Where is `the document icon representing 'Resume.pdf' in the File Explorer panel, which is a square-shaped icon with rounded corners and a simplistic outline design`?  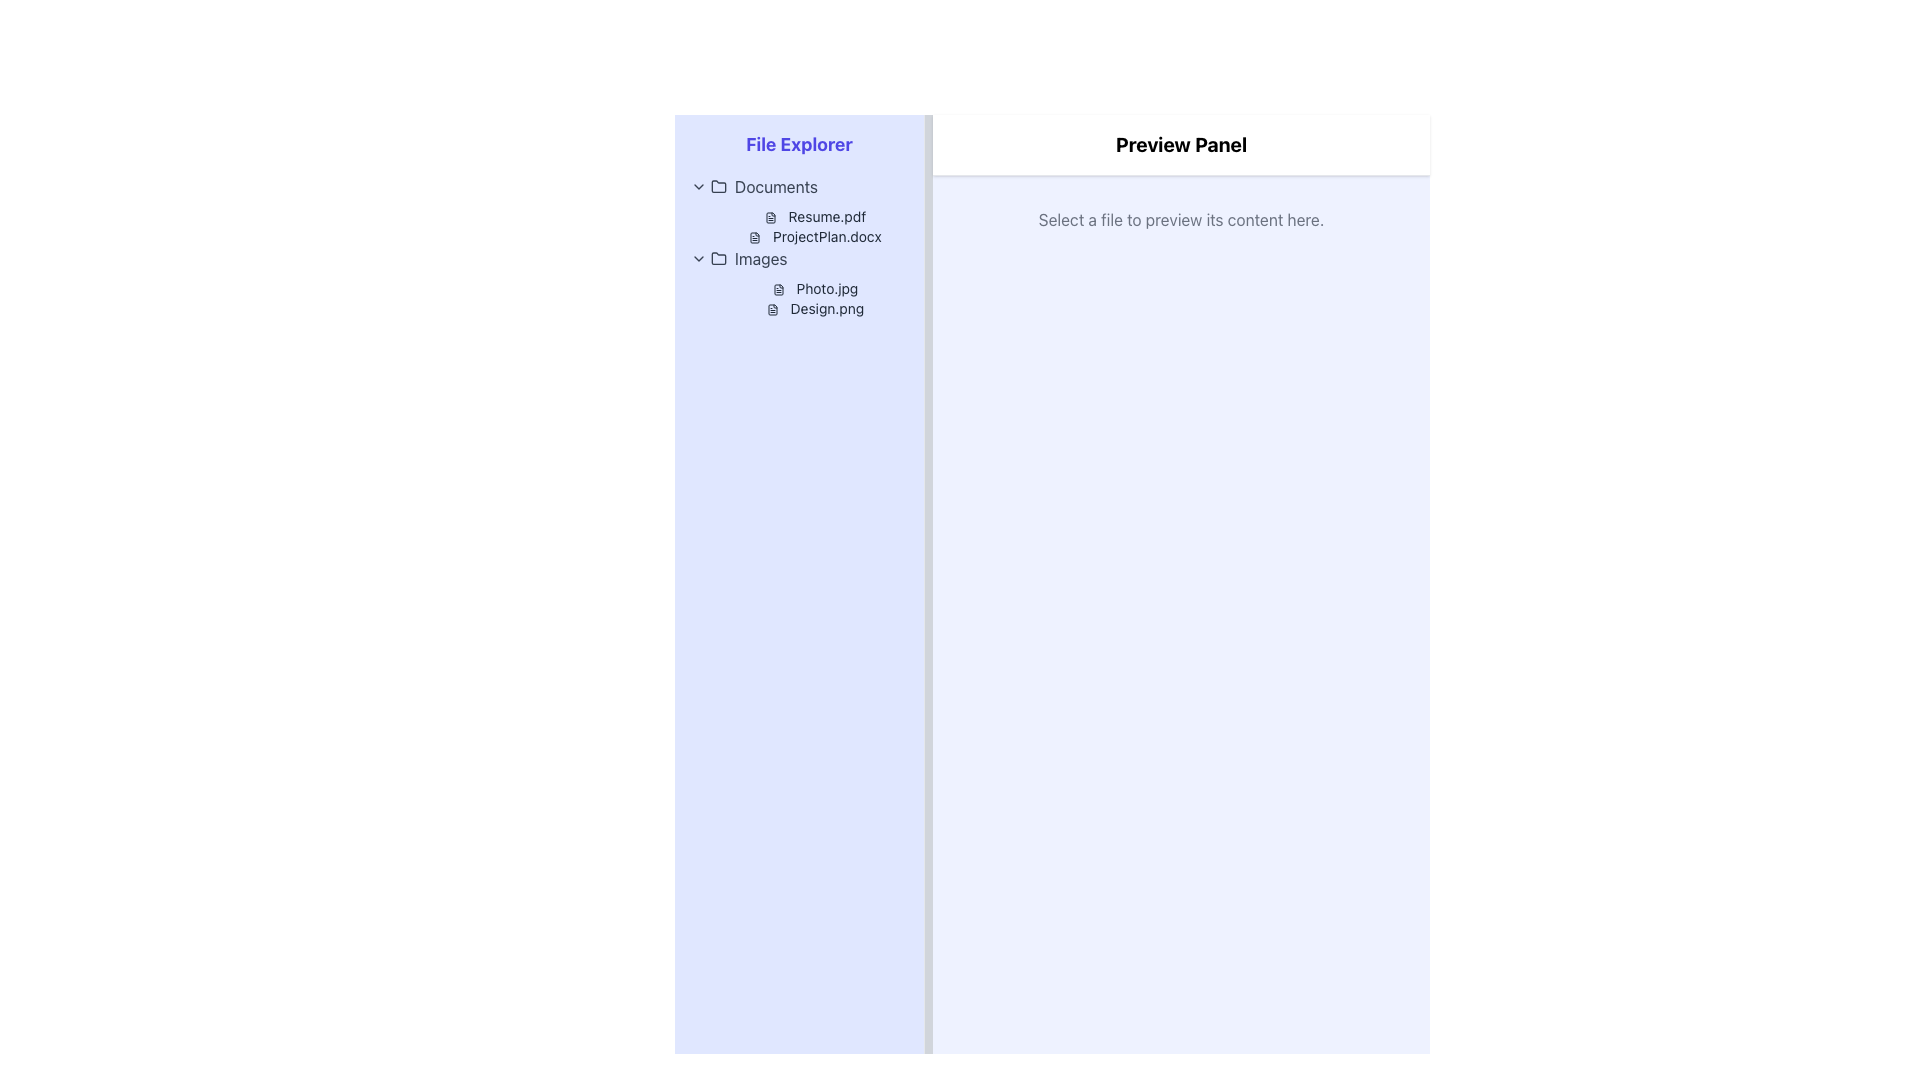 the document icon representing 'Resume.pdf' in the File Explorer panel, which is a square-shaped icon with rounded corners and a simplistic outline design is located at coordinates (769, 218).